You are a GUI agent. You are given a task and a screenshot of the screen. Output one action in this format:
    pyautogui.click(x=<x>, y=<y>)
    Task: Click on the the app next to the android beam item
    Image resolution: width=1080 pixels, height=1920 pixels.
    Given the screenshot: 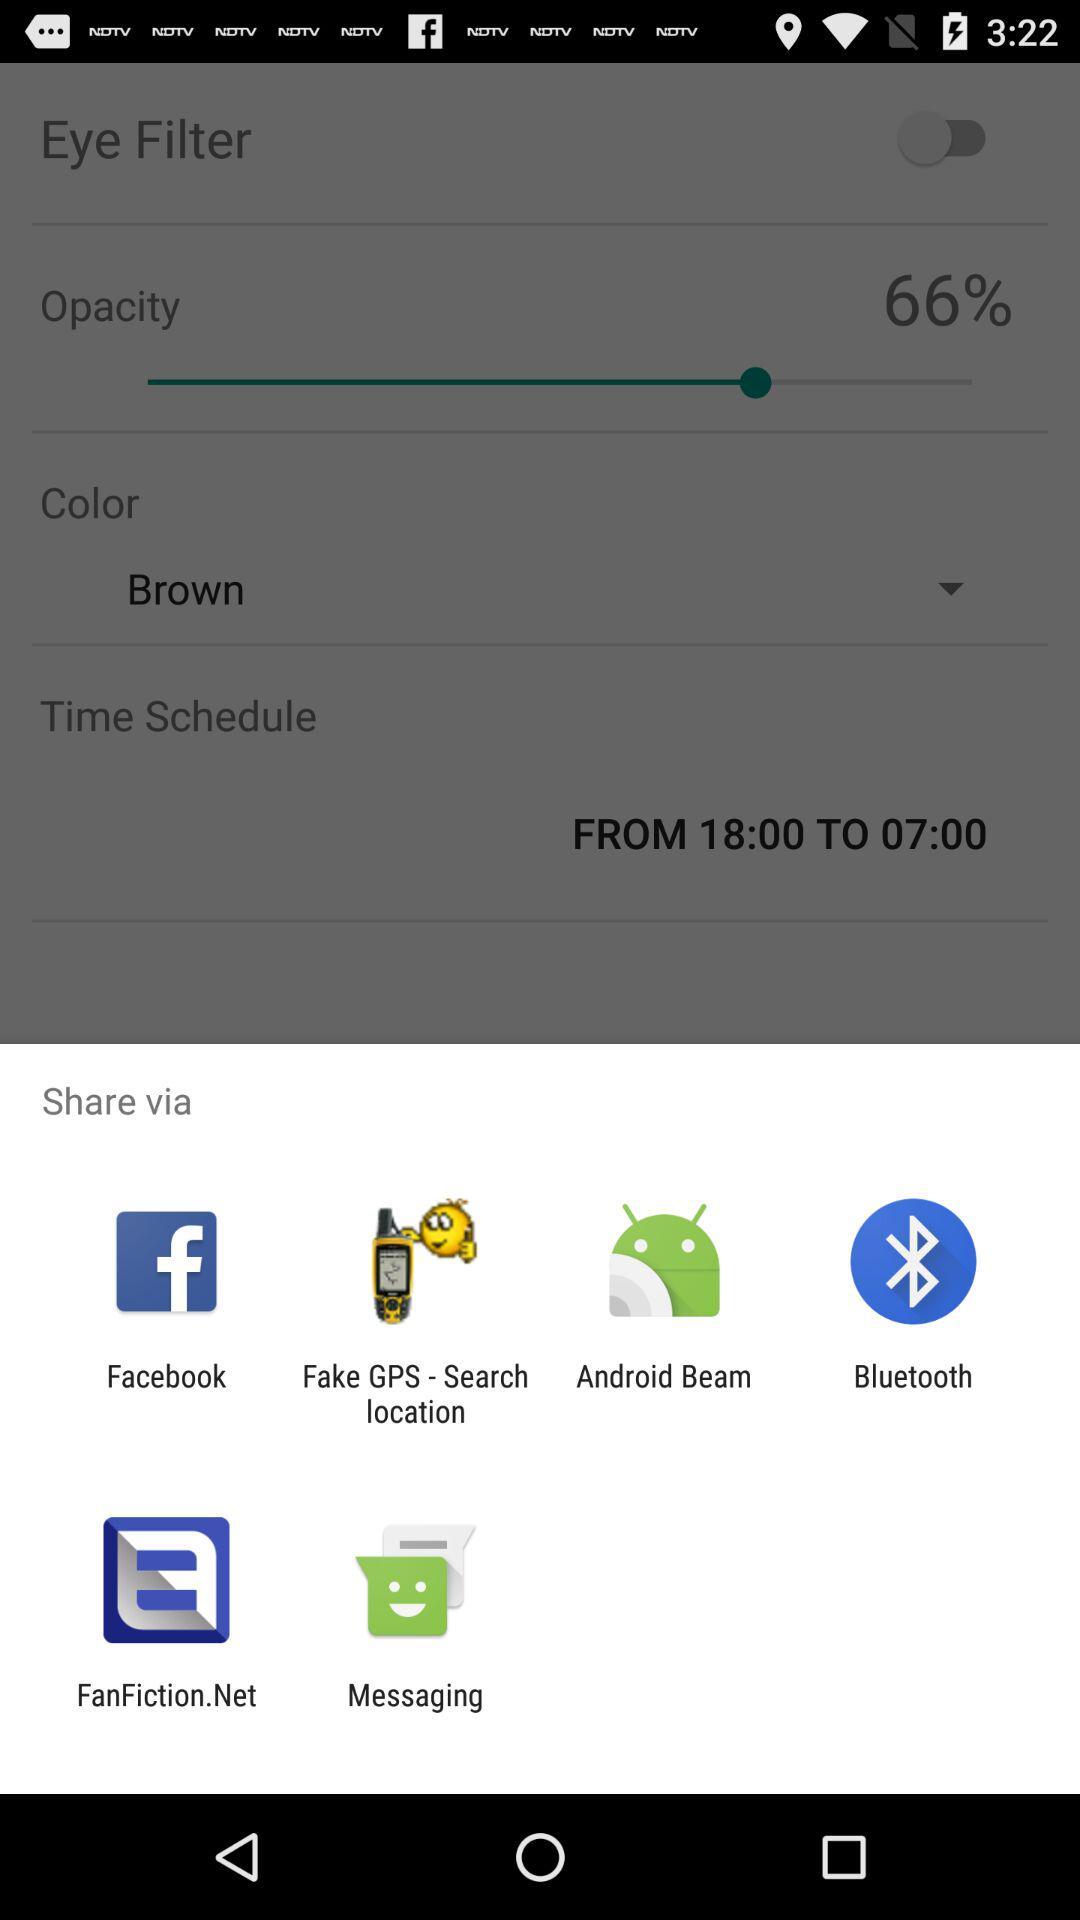 What is the action you would take?
    pyautogui.click(x=913, y=1392)
    